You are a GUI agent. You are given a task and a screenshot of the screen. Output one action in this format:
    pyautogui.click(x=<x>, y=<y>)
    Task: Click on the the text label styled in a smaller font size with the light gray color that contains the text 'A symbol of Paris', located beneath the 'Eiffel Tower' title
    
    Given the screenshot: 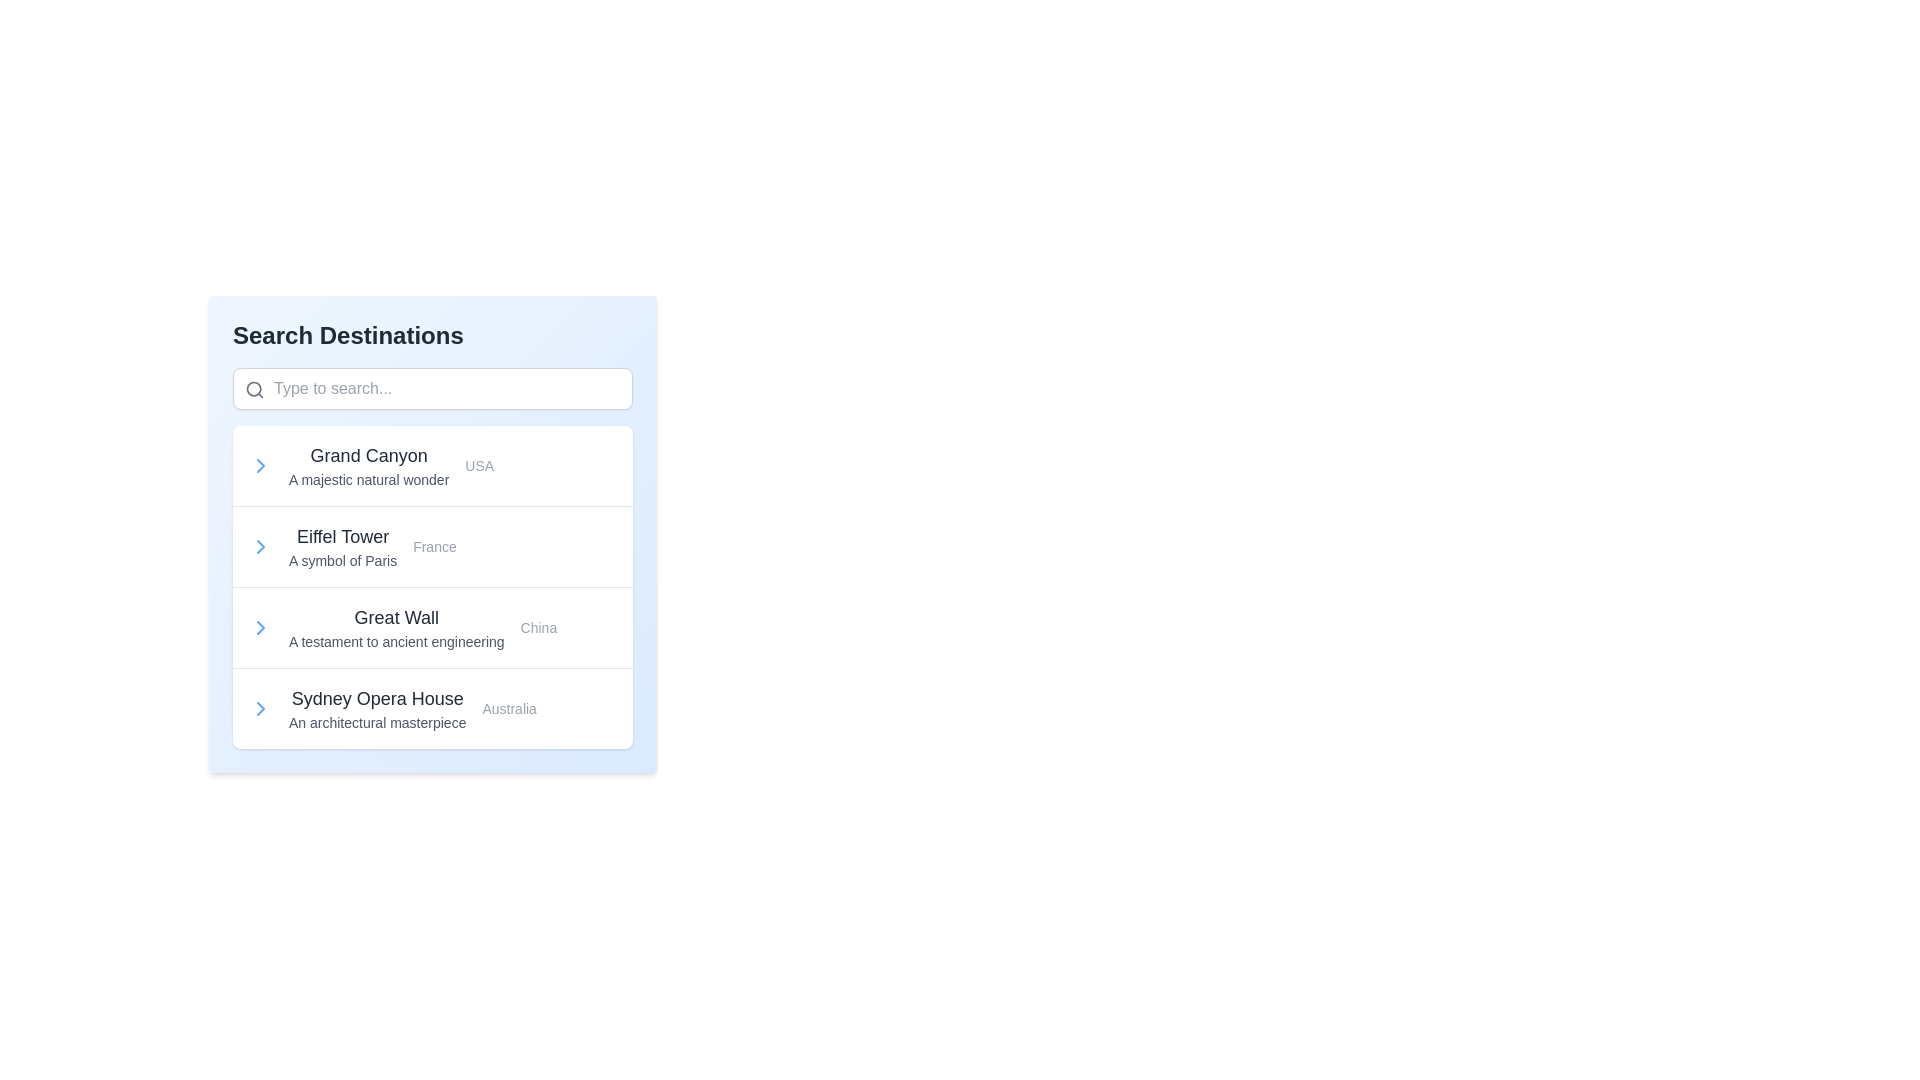 What is the action you would take?
    pyautogui.click(x=343, y=560)
    